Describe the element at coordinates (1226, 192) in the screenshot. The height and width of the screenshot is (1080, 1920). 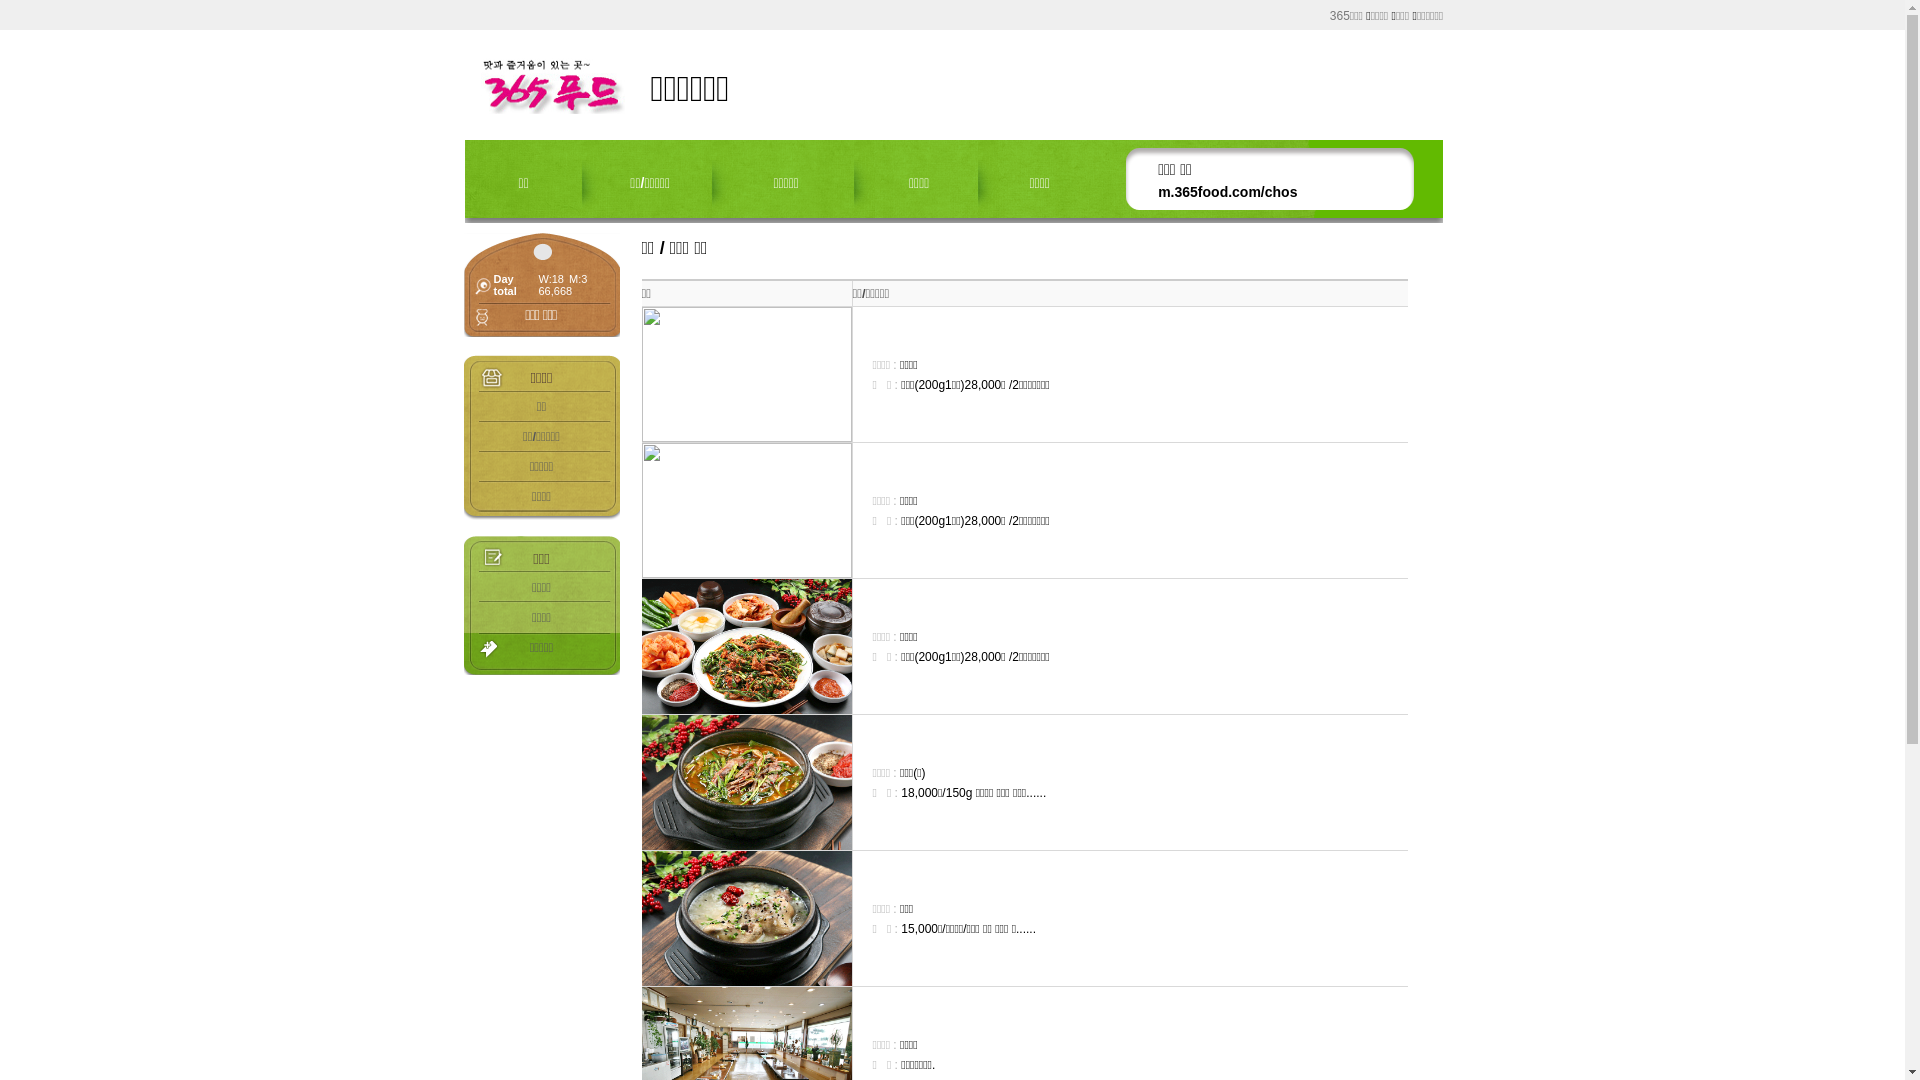
I see `'m.365food.com/chos'` at that location.